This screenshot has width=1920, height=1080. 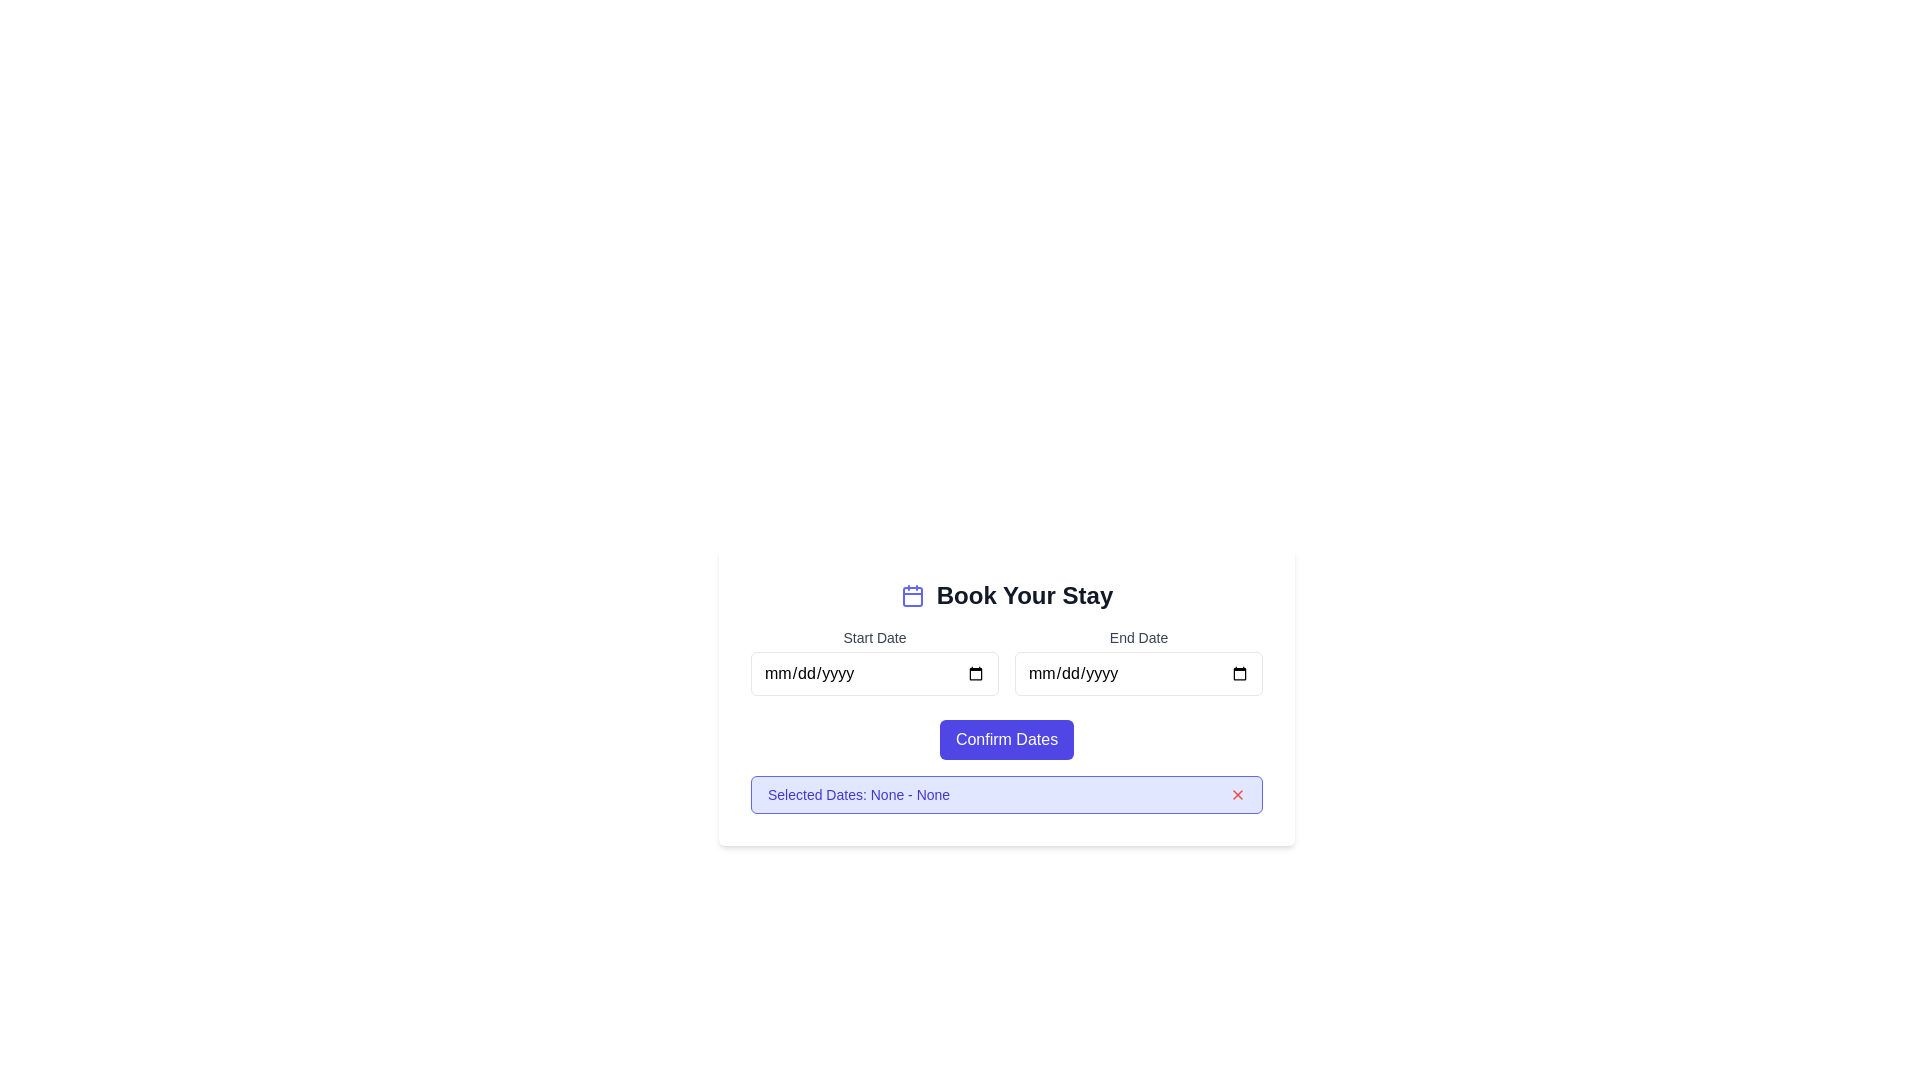 What do you see at coordinates (859, 793) in the screenshot?
I see `the Text Label that displays the selected dates, currently showing 'None - None', positioned beneath the 'Confirm Dates' button` at bounding box center [859, 793].